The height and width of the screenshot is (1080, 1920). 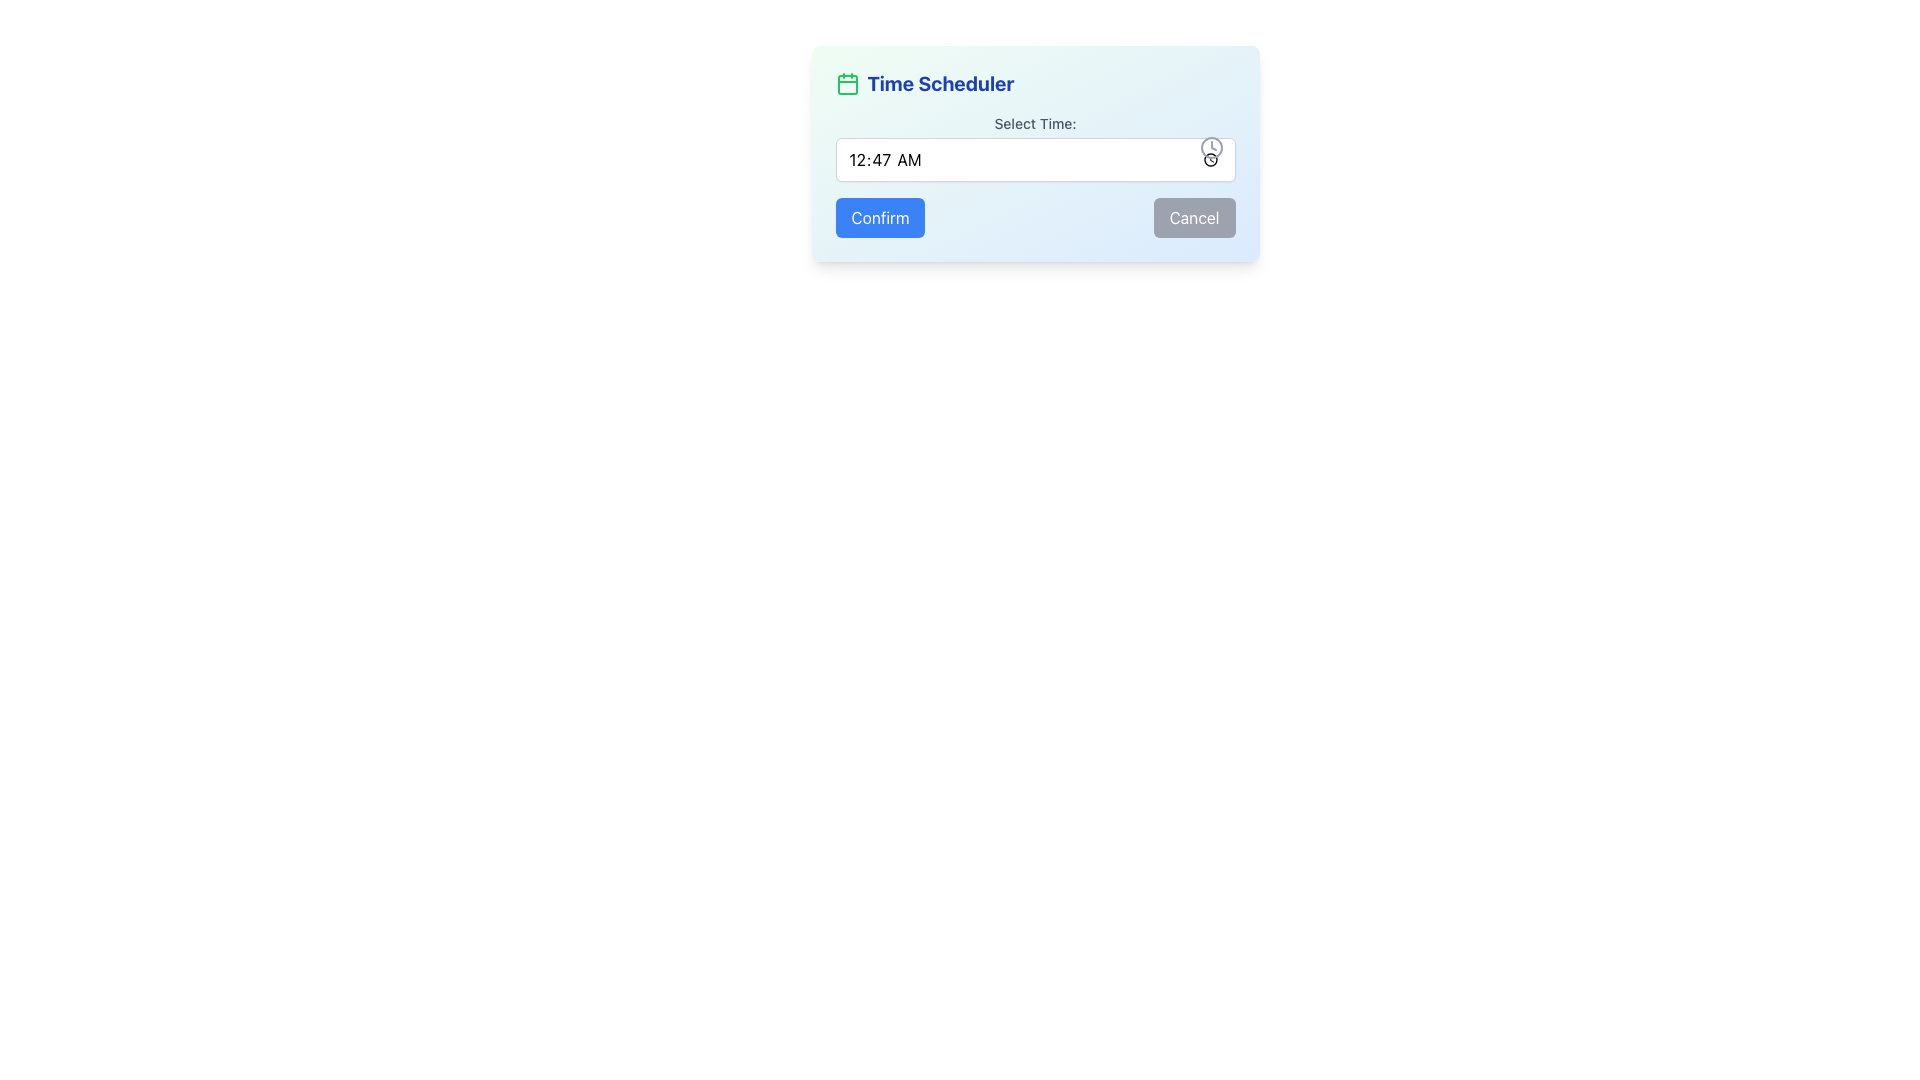 I want to click on the Decorative Icon that symbolizes a calendar, located to the left of the 'Time Scheduler' text, so click(x=847, y=83).